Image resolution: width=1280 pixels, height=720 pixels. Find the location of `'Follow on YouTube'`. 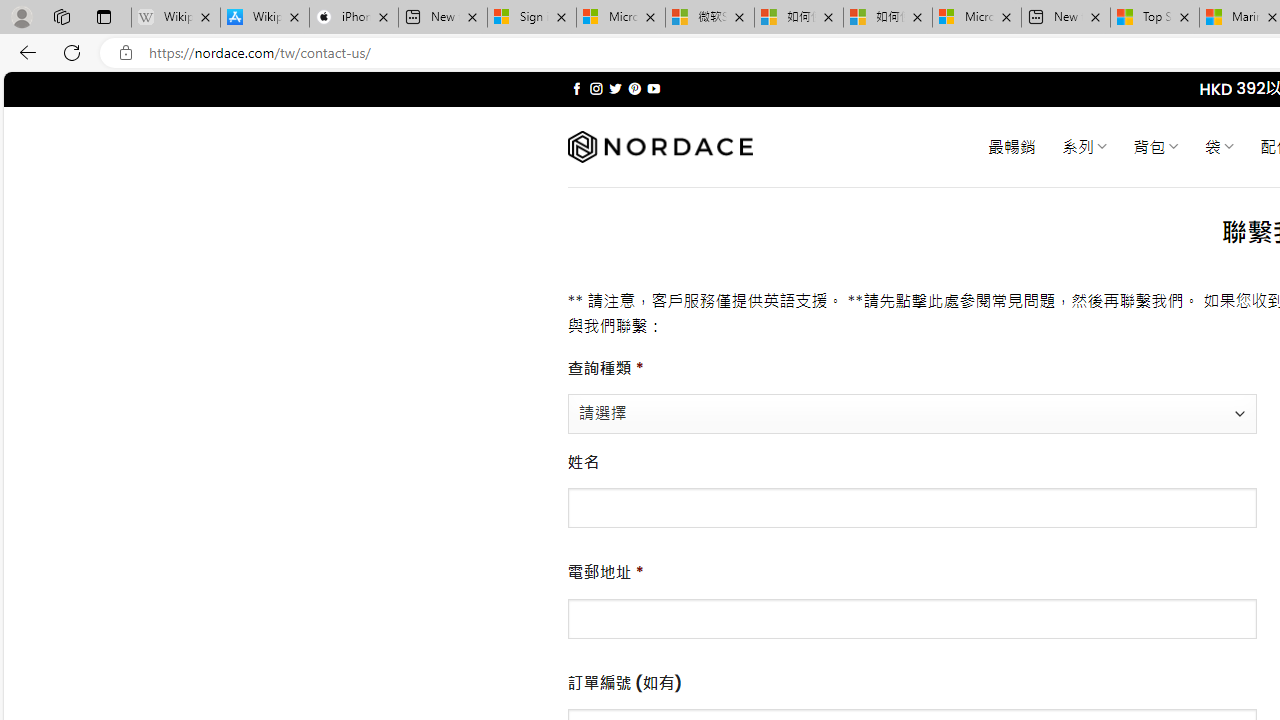

'Follow on YouTube' is located at coordinates (653, 88).